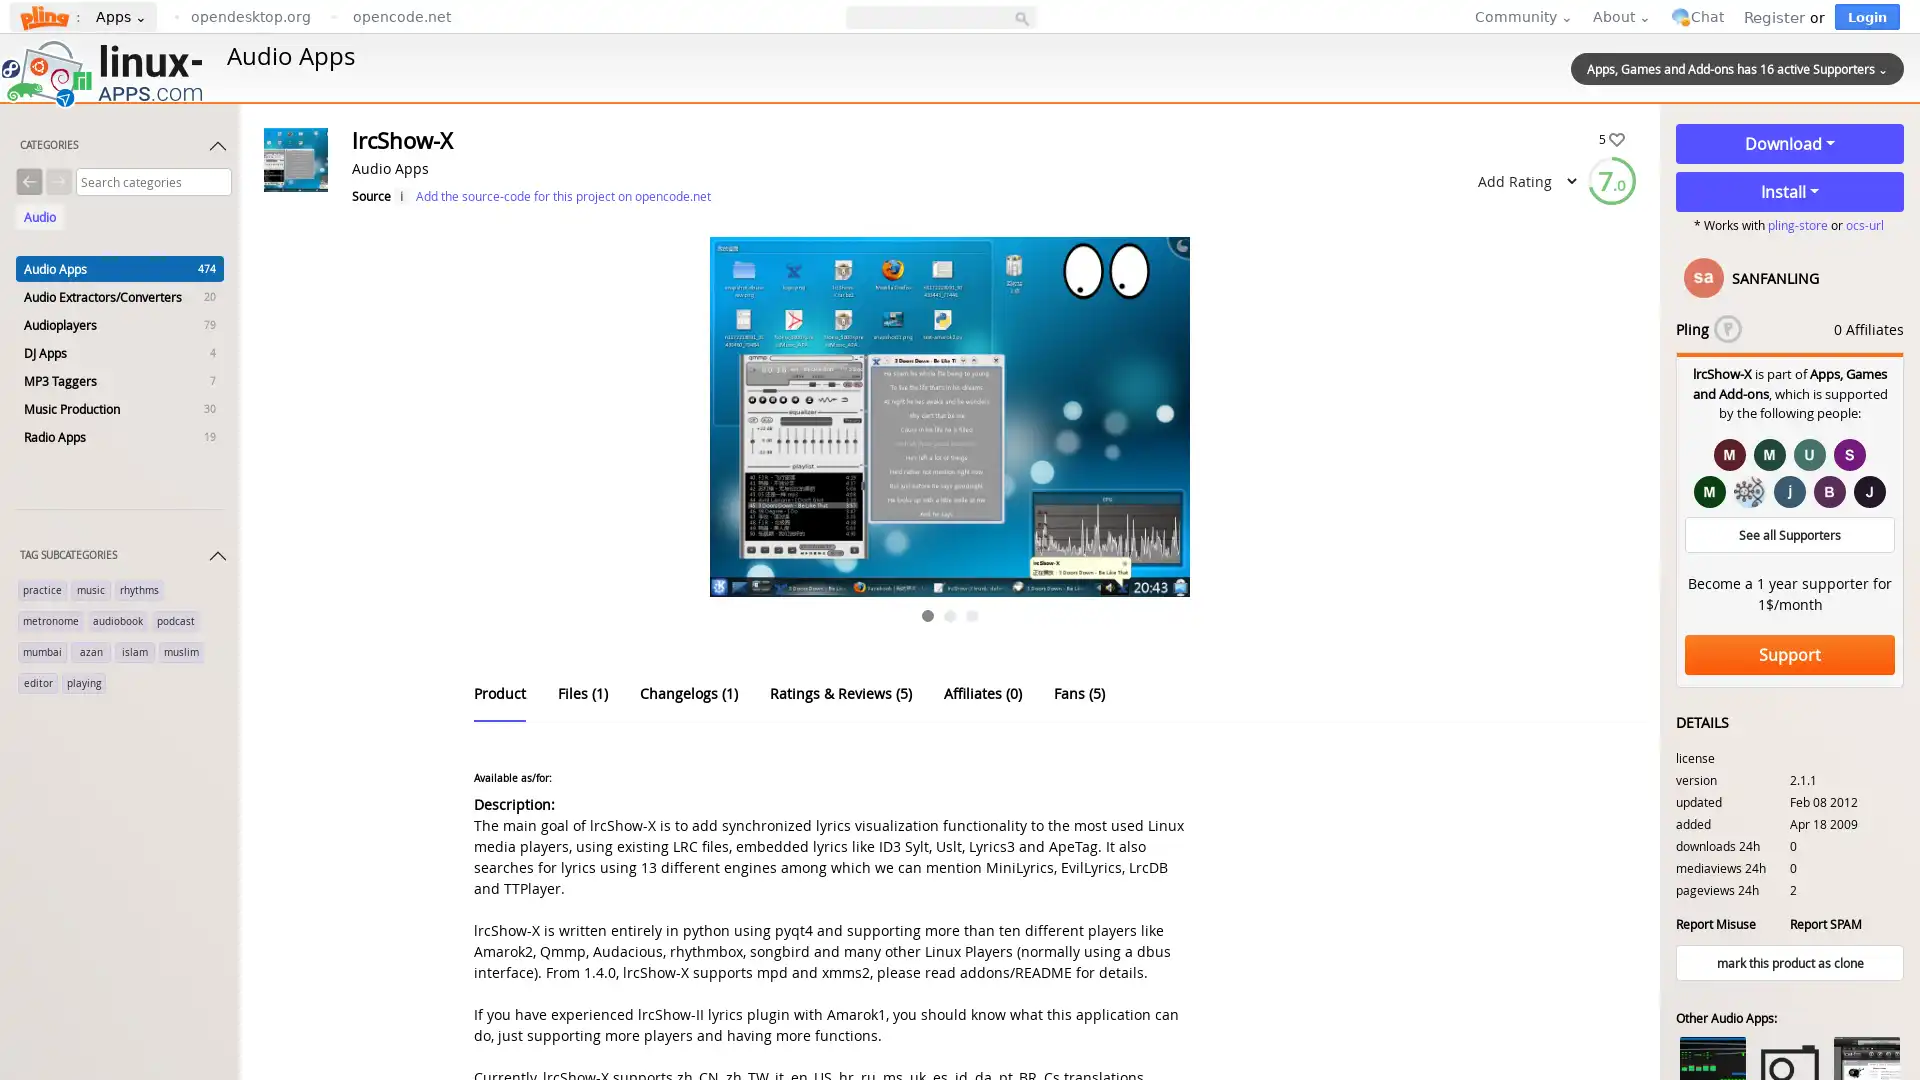 This screenshot has width=1920, height=1080. I want to click on TAG SUBCATEGORIES, so click(123, 559).